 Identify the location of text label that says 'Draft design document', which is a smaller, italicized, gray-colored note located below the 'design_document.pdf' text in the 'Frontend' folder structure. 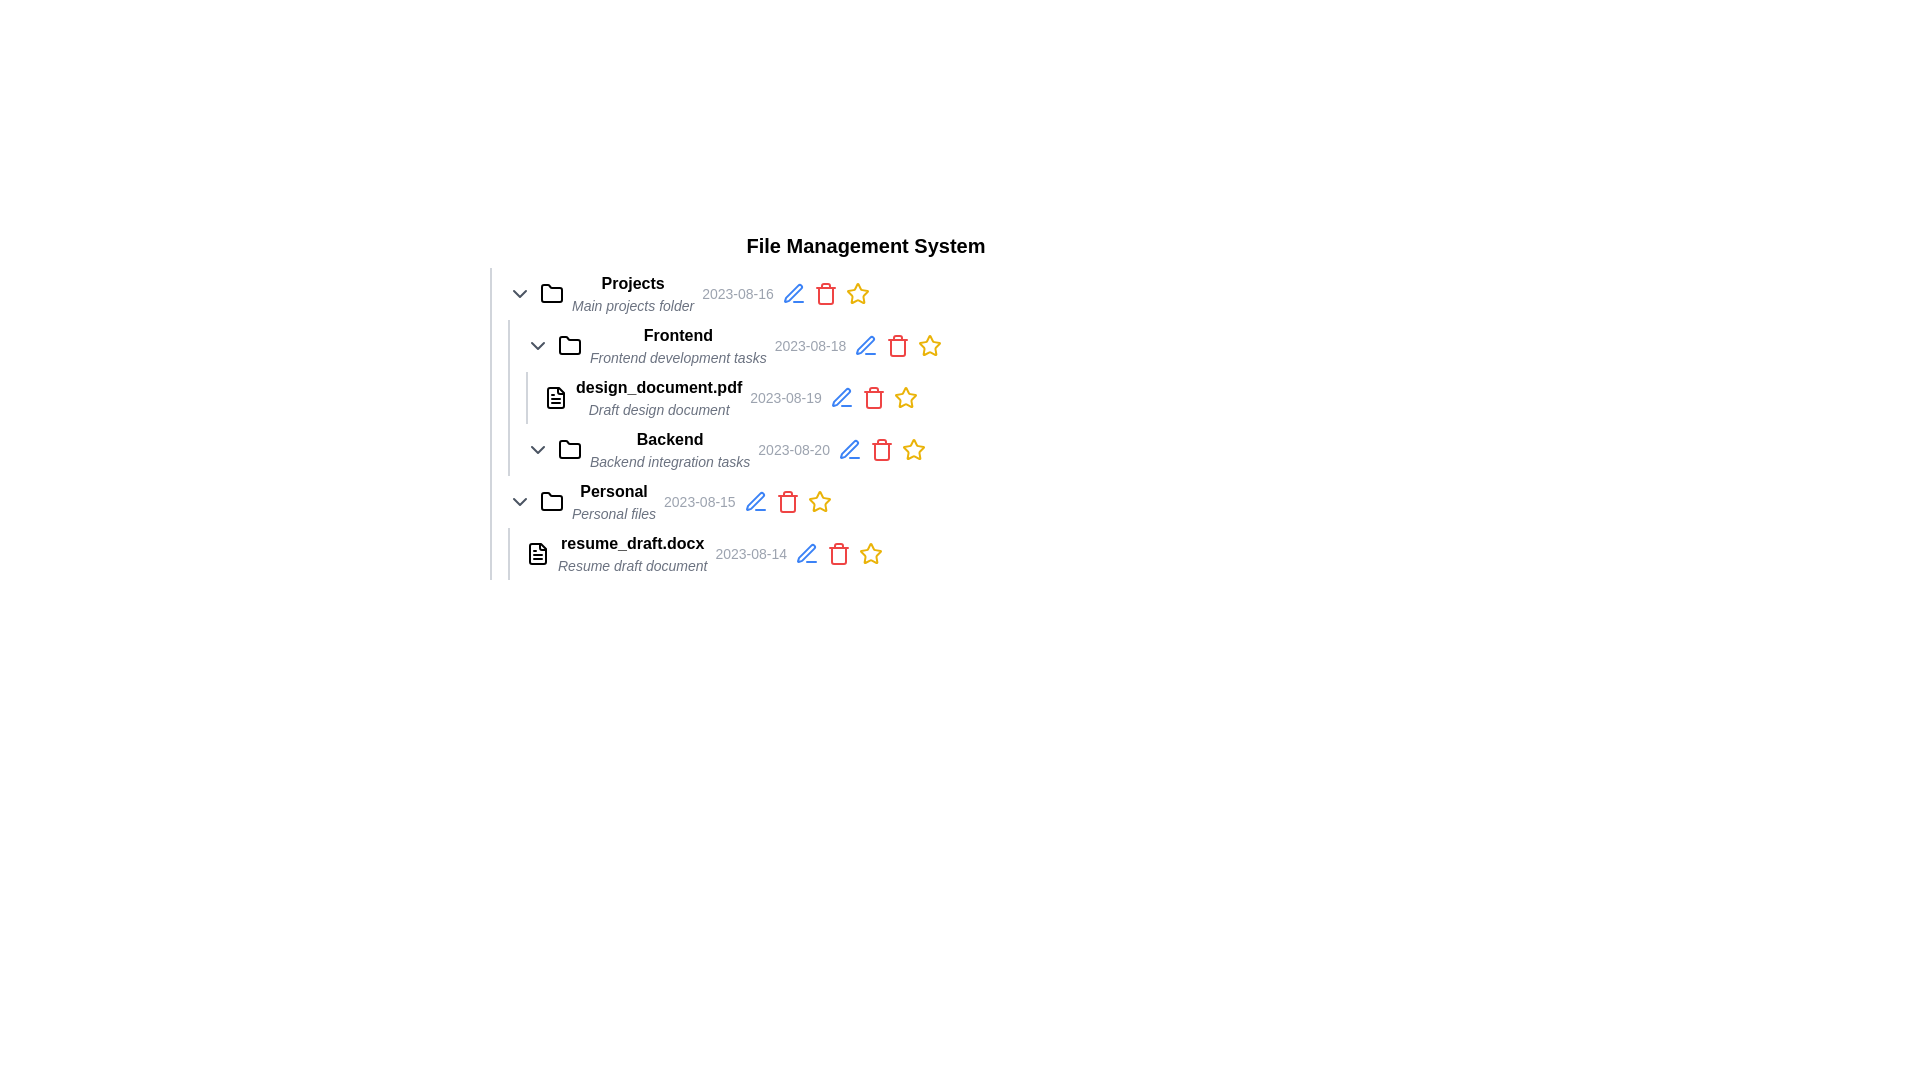
(659, 408).